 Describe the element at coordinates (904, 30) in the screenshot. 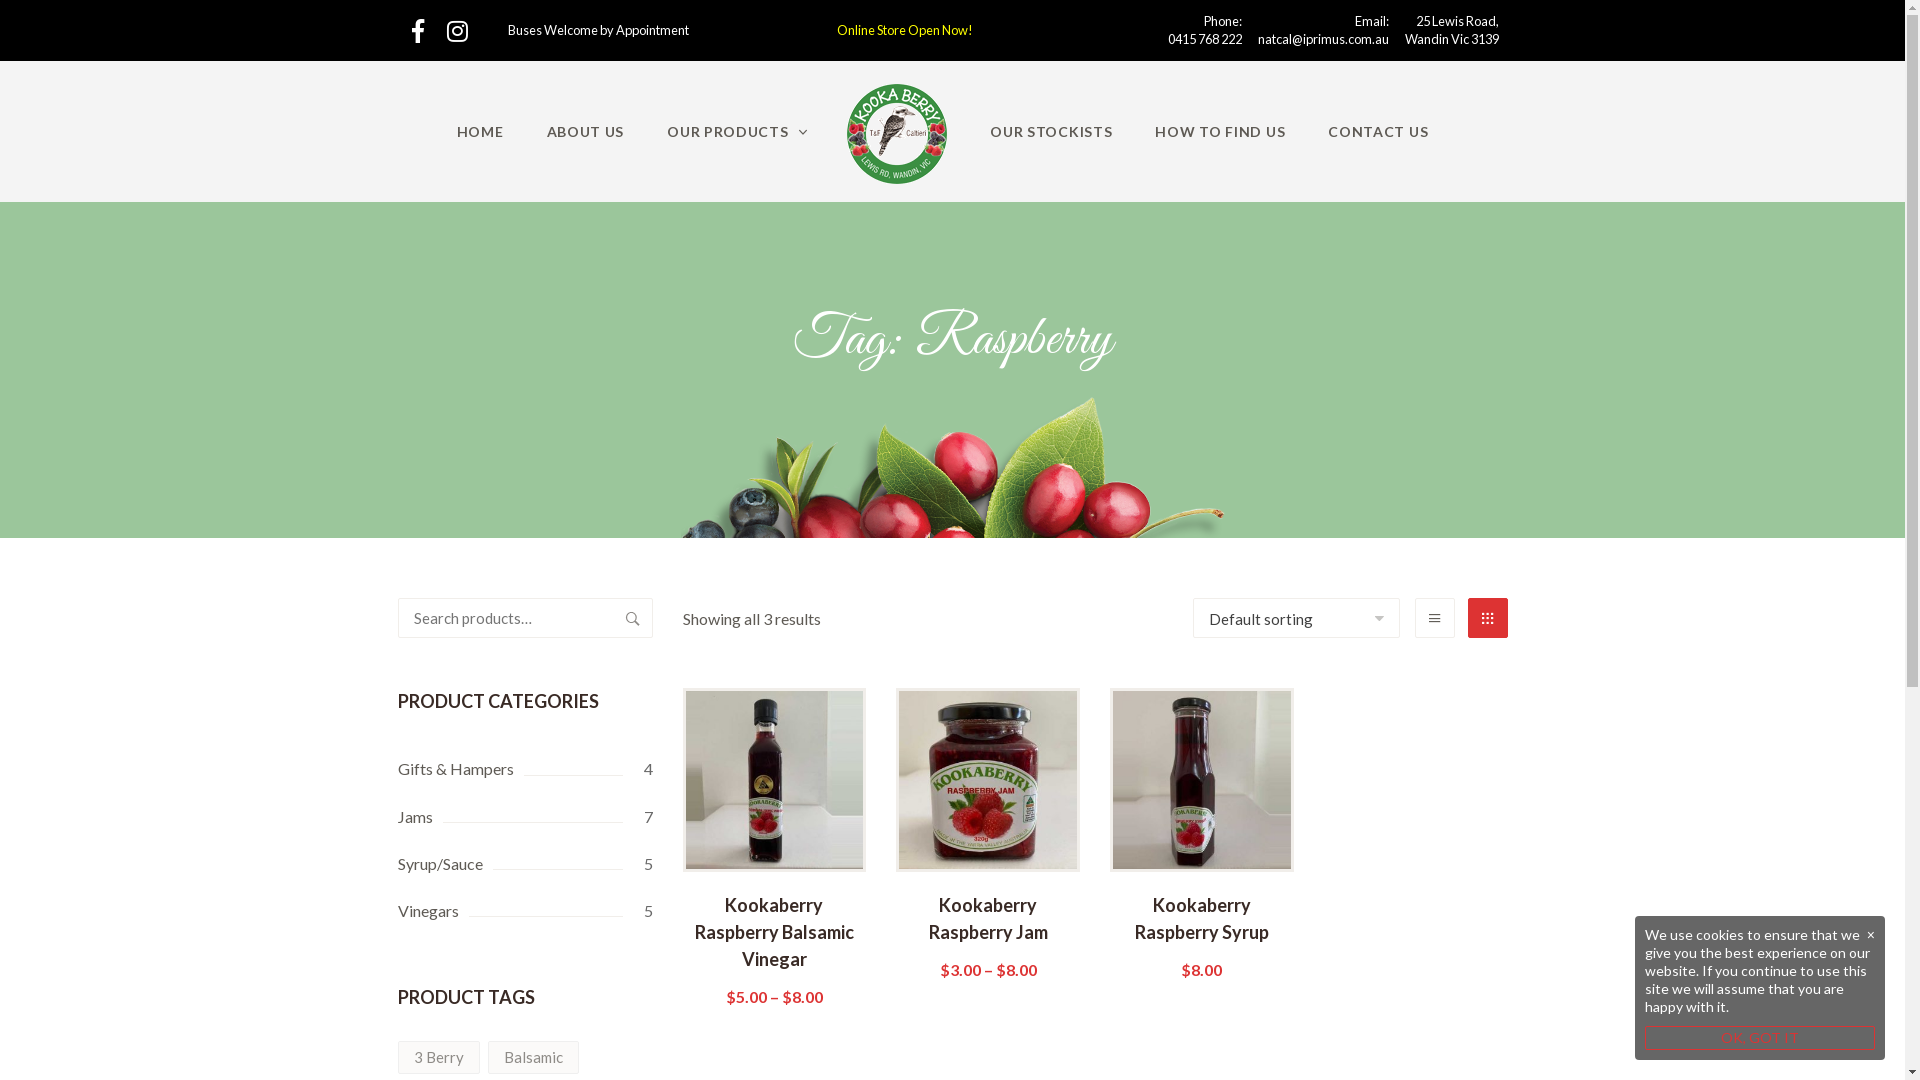

I see `'Online Store Open Now!'` at that location.